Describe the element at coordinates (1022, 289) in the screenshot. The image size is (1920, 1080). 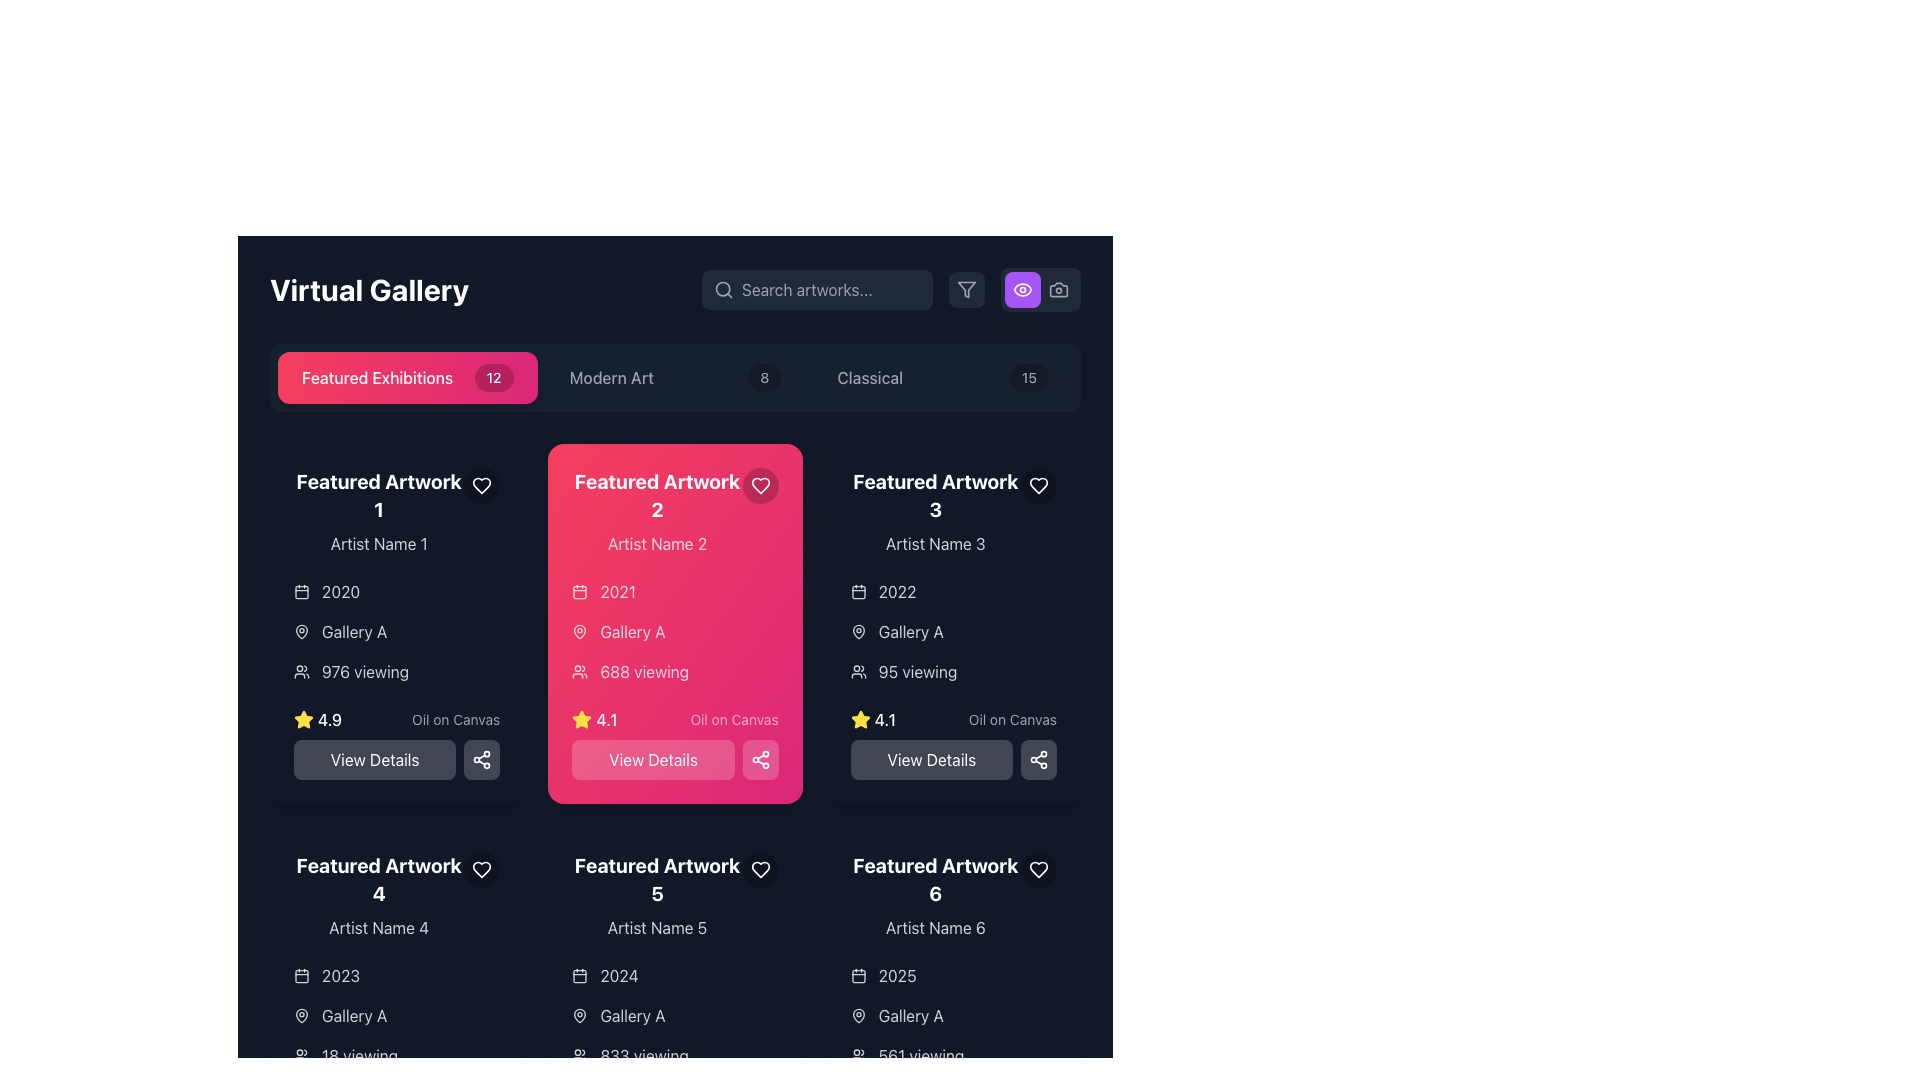
I see `the outer curve of the eye icon, which is a part of the SVG element located on the right side of the app header, near the camera icon` at that location.